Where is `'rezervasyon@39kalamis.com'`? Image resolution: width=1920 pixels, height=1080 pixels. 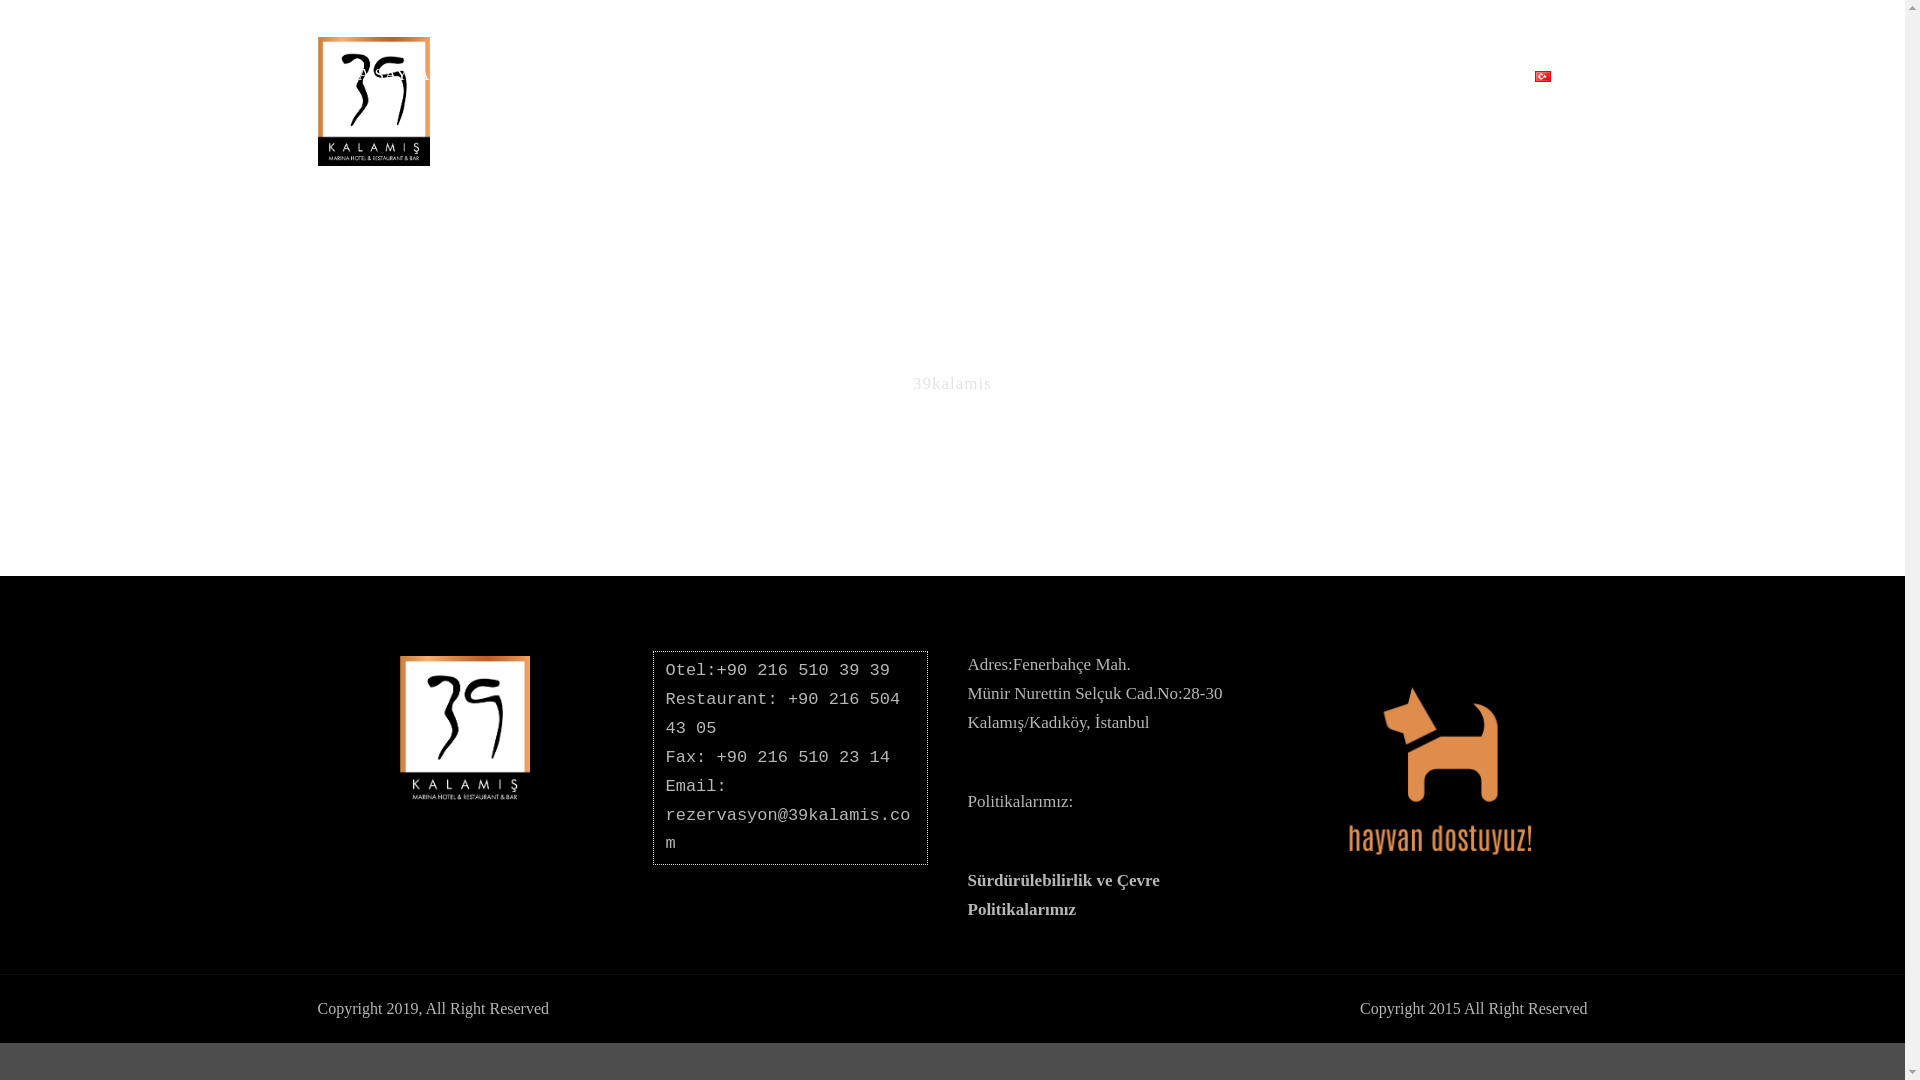 'rezervasyon@39kalamis.com' is located at coordinates (787, 829).